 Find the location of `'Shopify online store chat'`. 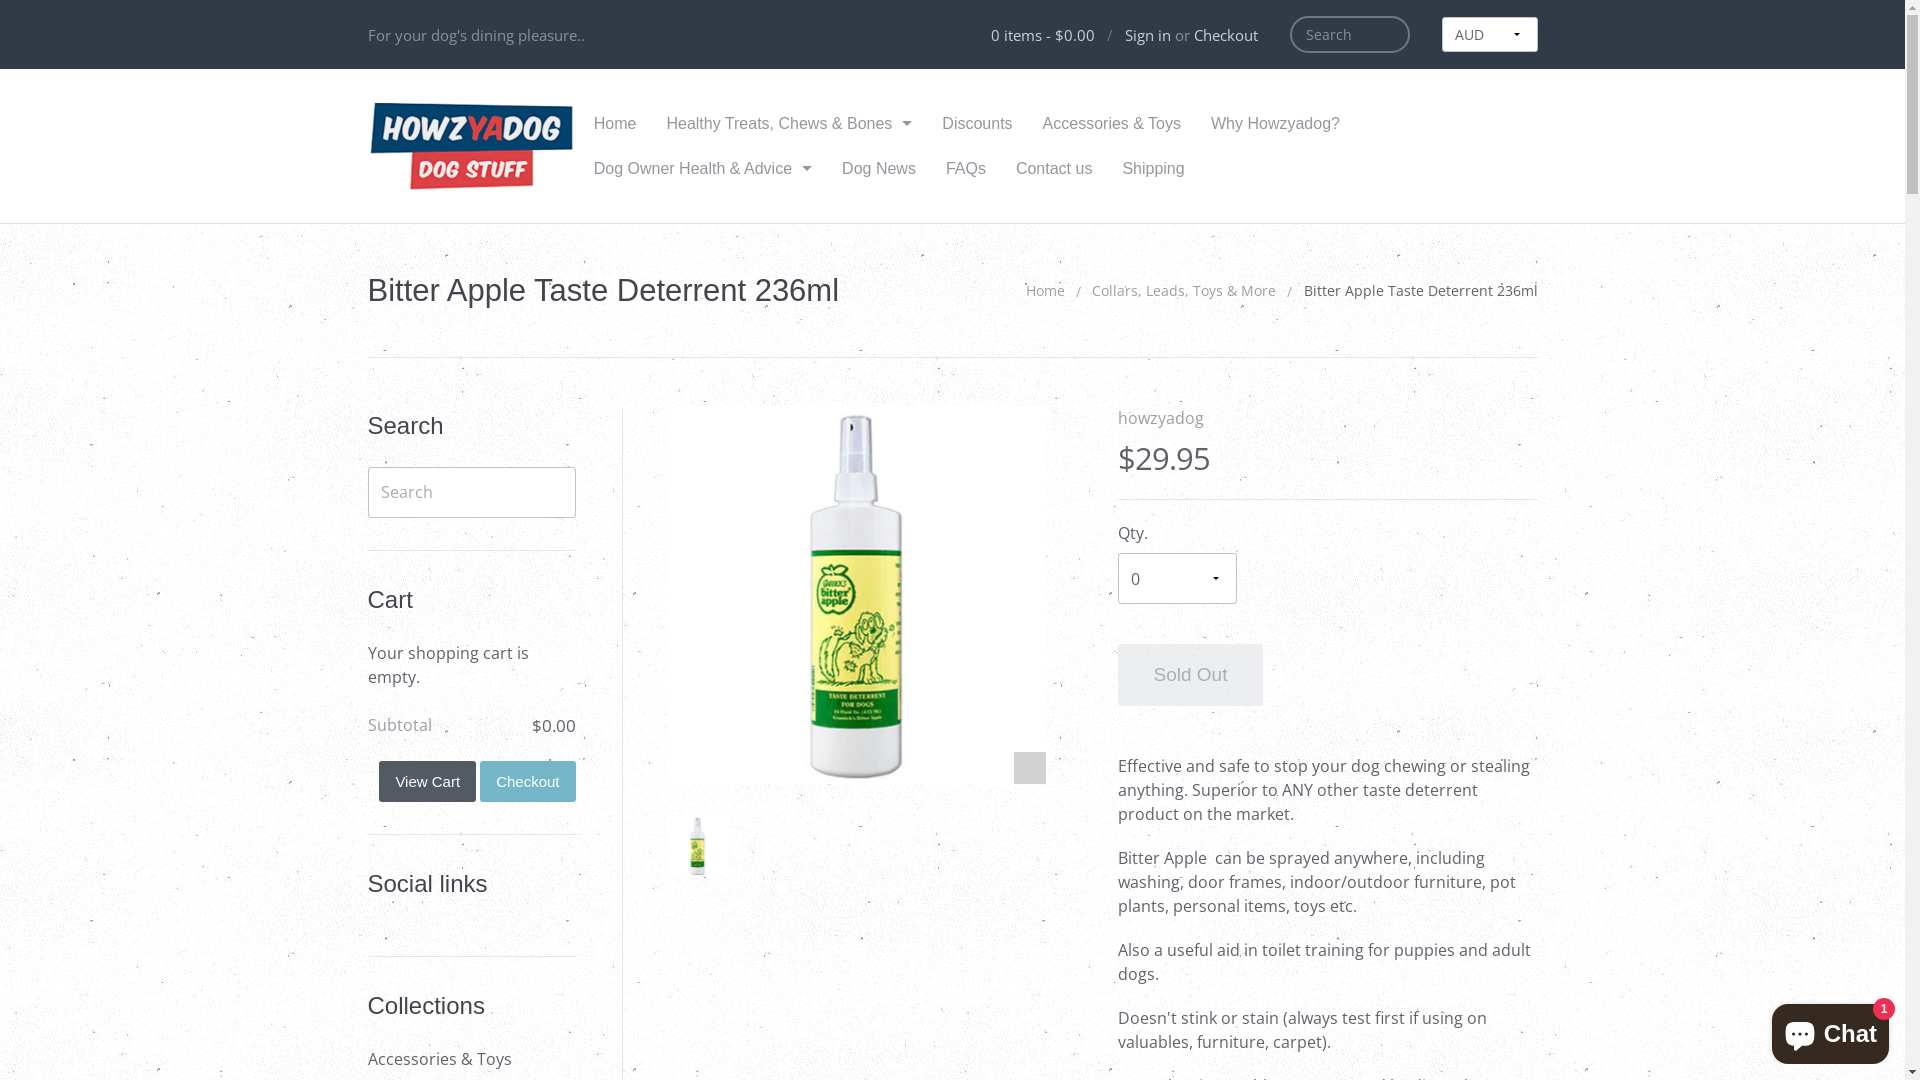

'Shopify online store chat' is located at coordinates (1830, 1029).